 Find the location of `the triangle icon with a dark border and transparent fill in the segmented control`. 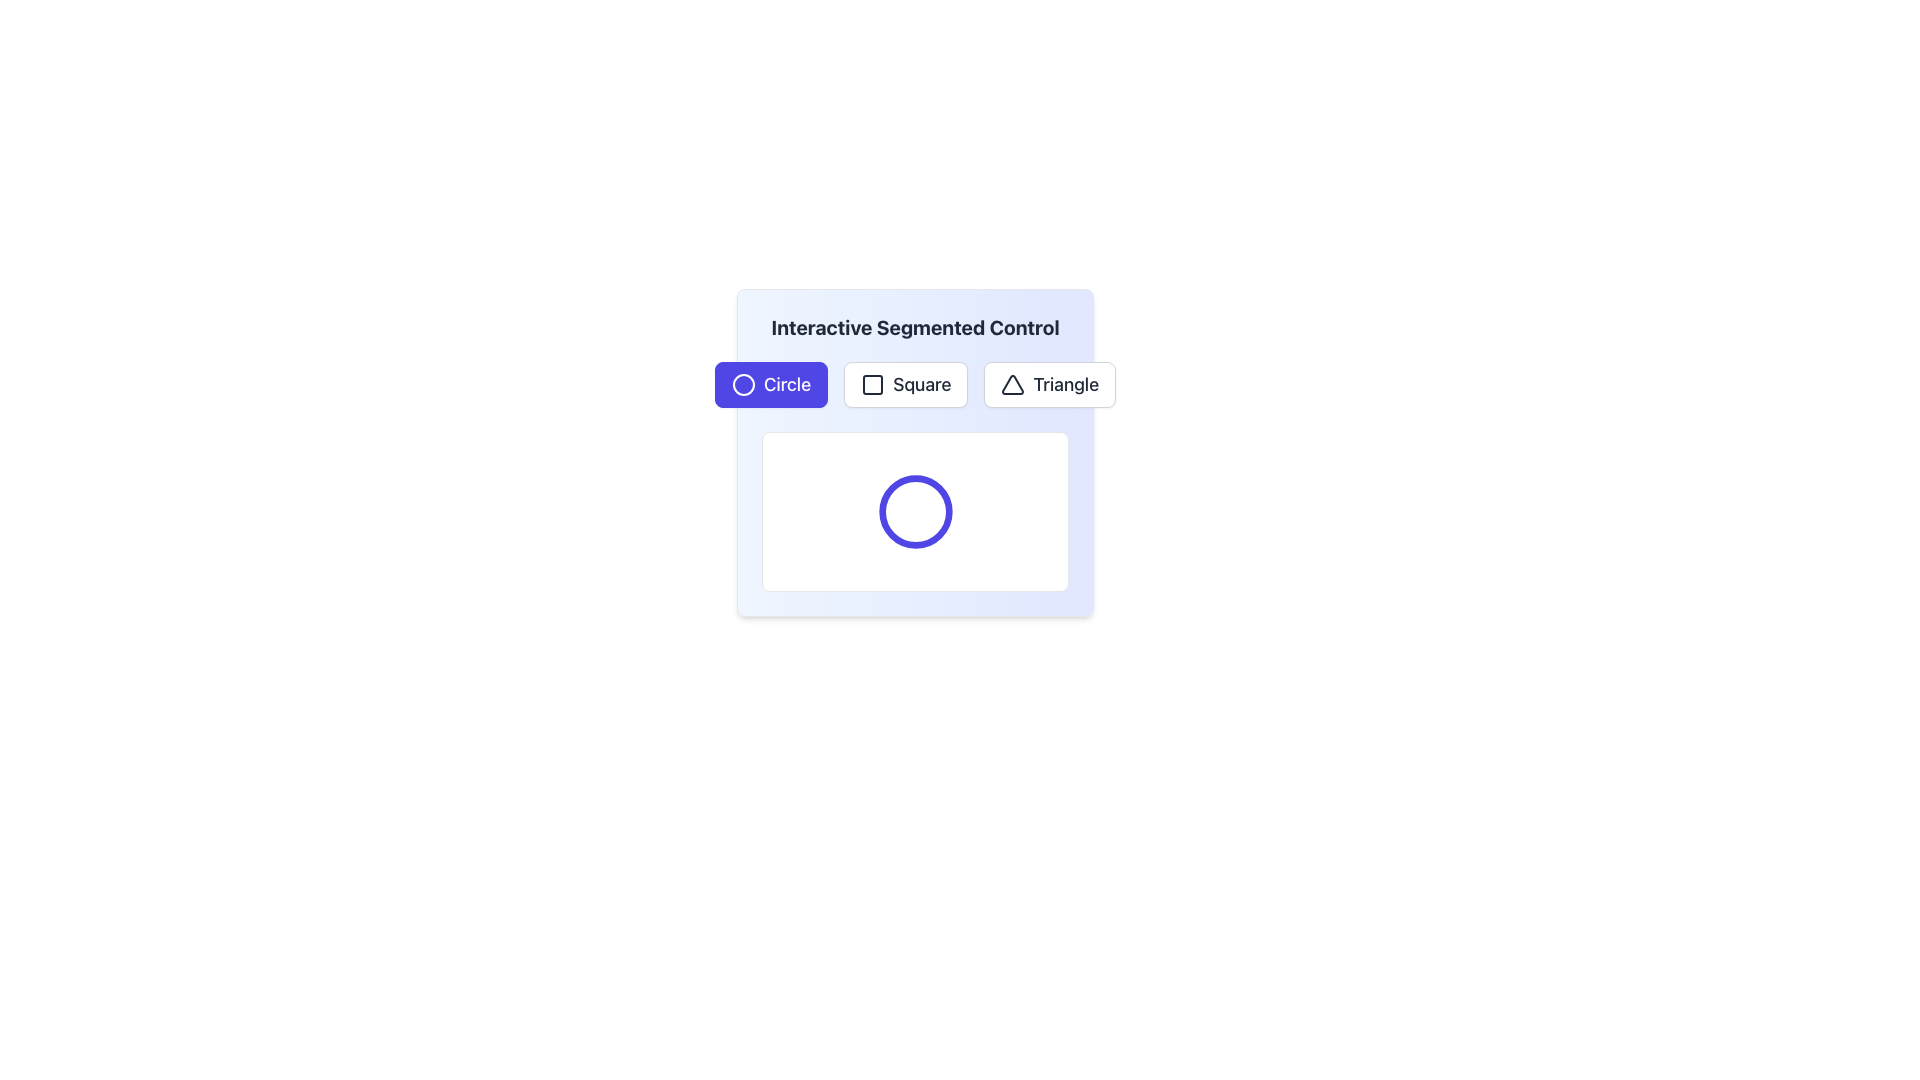

the triangle icon with a dark border and transparent fill in the segmented control is located at coordinates (1013, 385).